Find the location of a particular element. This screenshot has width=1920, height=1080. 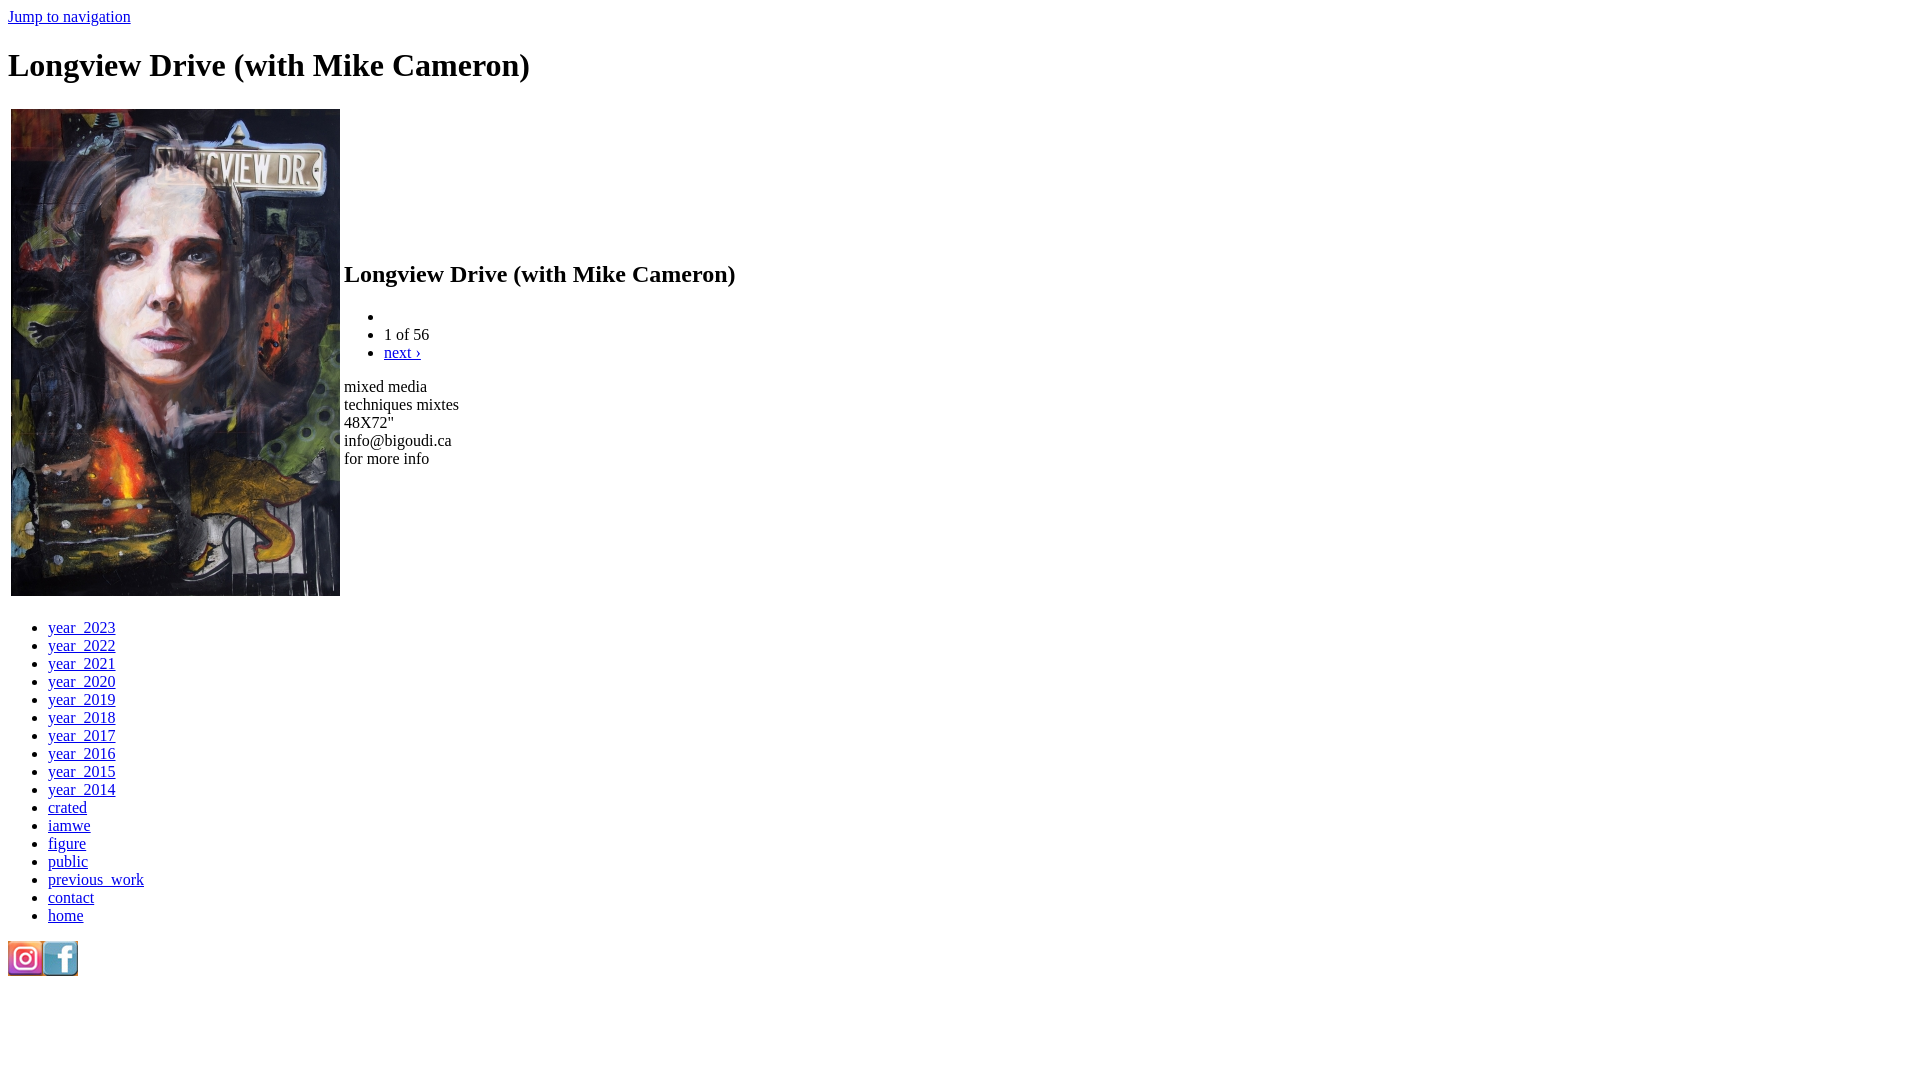

'home' is located at coordinates (66, 915).